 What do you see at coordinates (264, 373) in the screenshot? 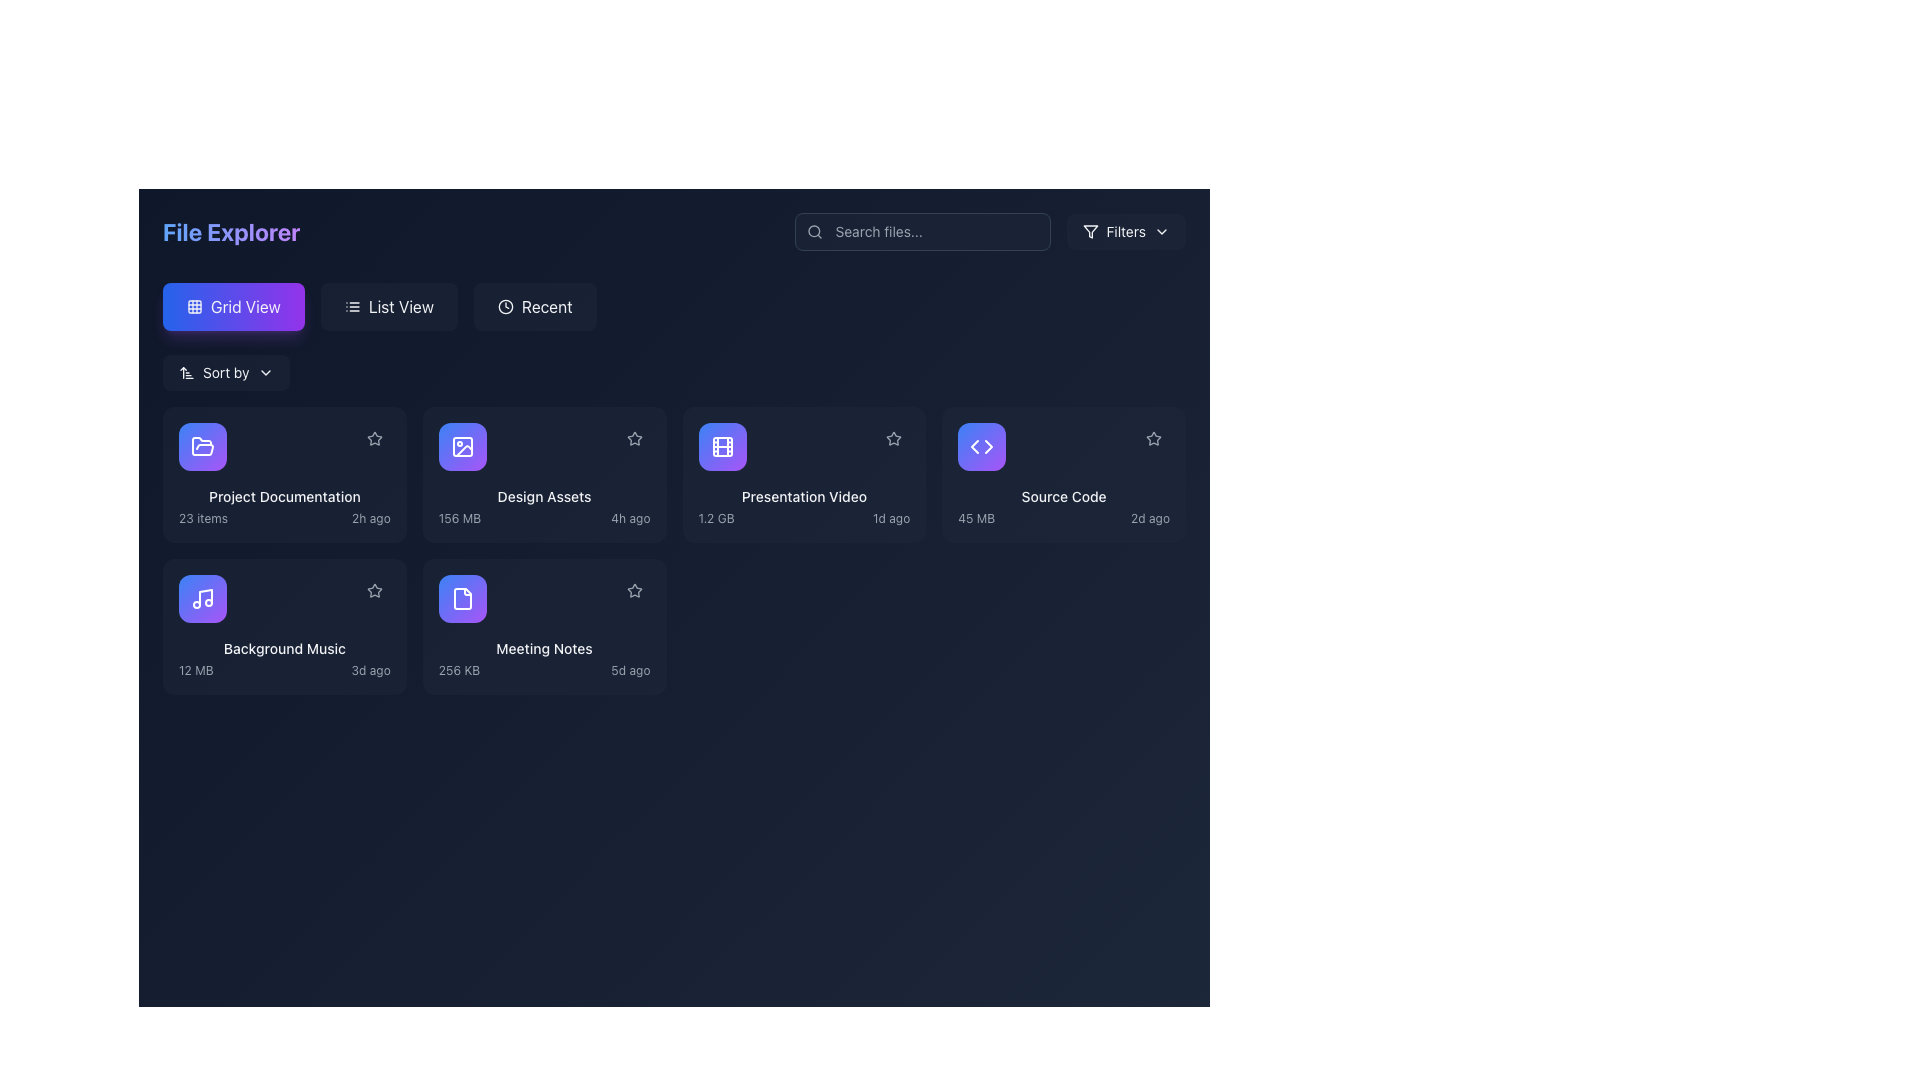
I see `the Dropdown toggle icon located to the right of the 'Sort by' label` at bounding box center [264, 373].